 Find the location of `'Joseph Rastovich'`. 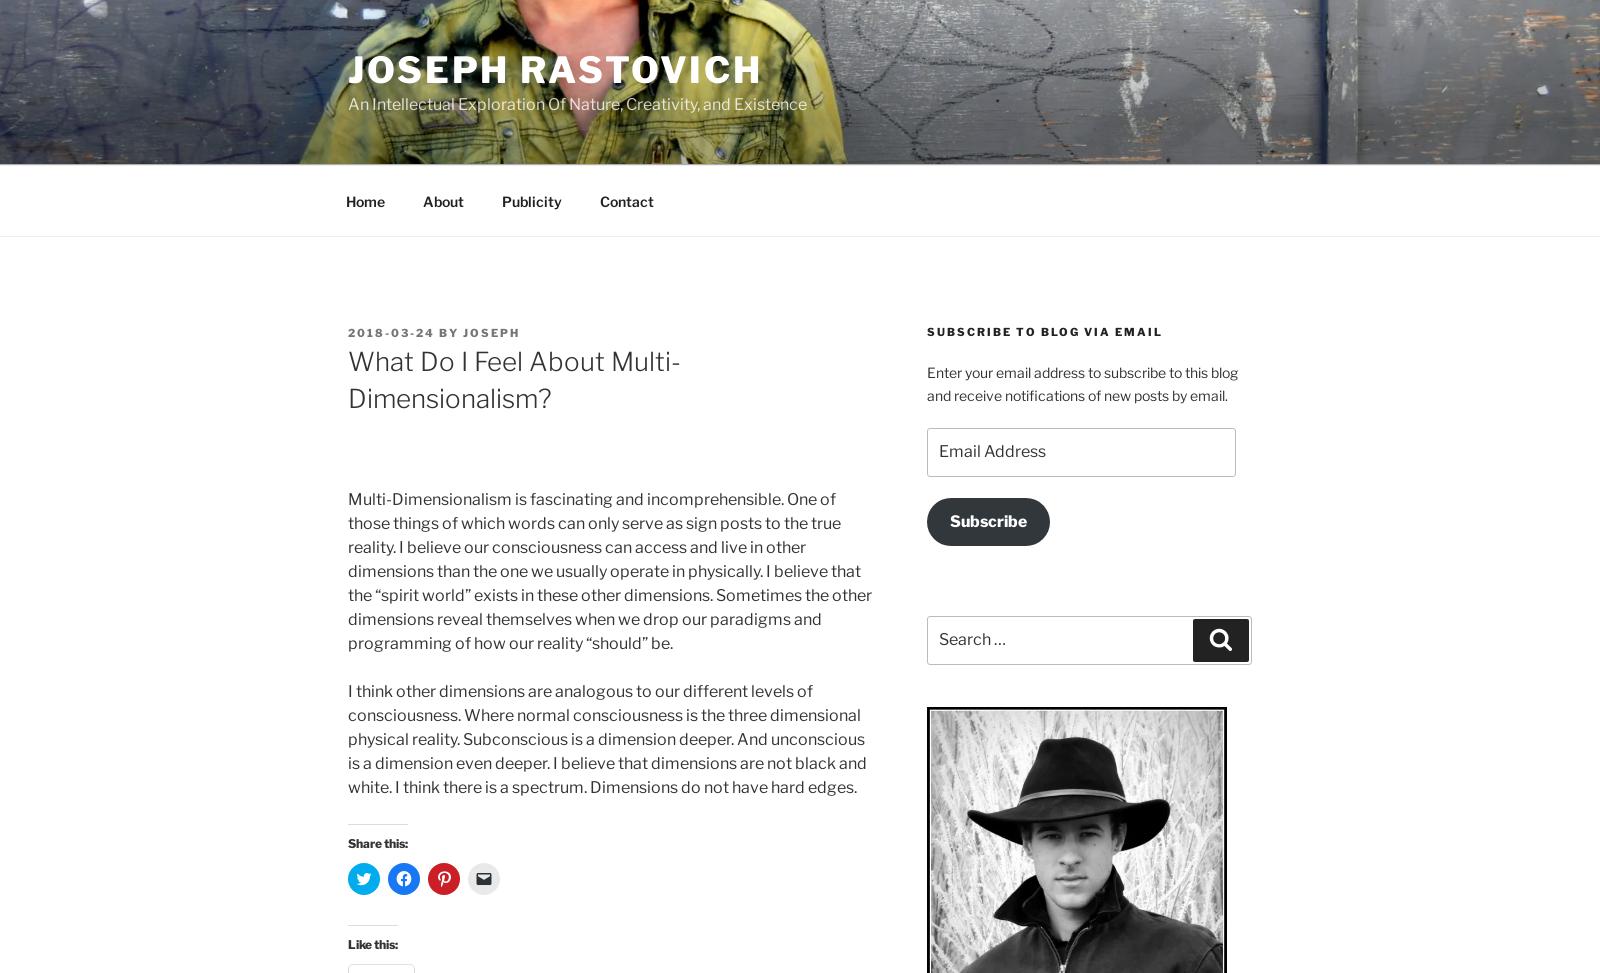

'Joseph Rastovich' is located at coordinates (554, 69).